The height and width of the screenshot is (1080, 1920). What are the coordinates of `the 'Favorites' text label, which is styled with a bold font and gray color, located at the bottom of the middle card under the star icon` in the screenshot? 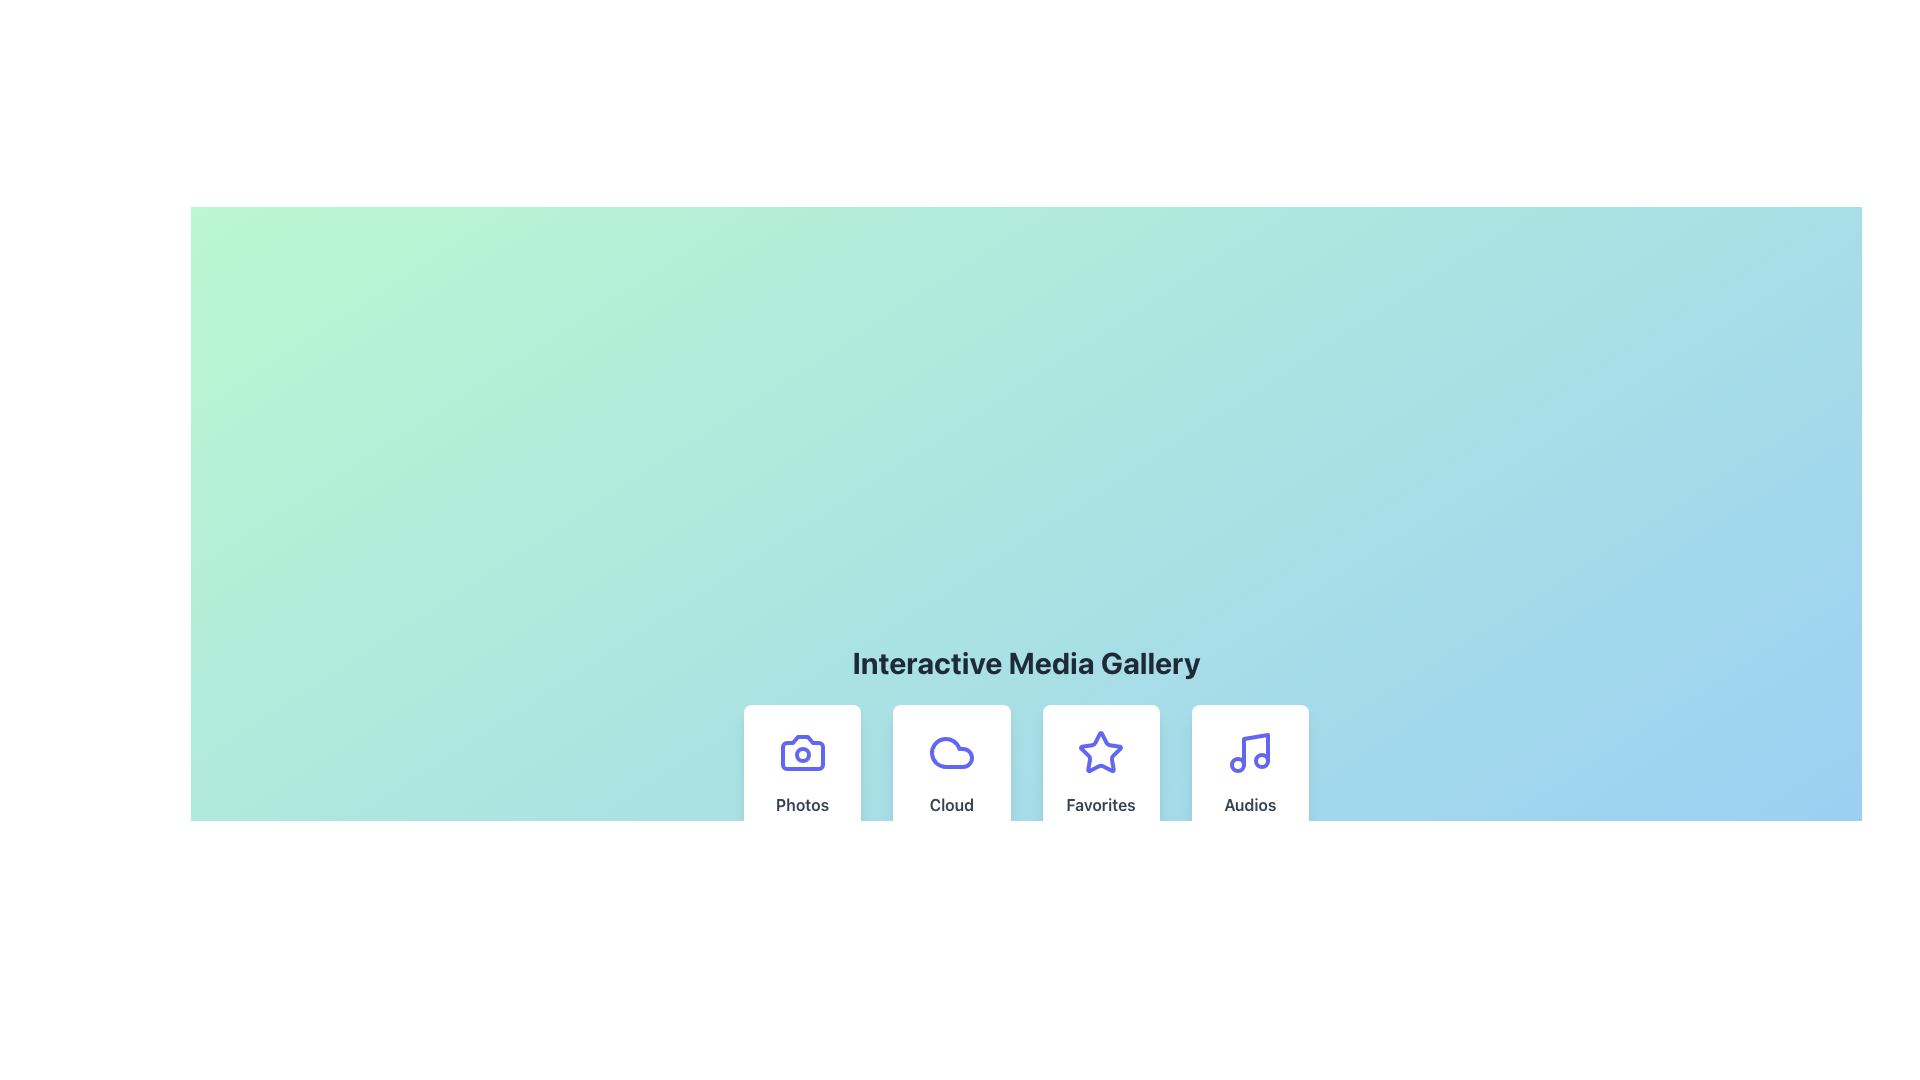 It's located at (1100, 804).